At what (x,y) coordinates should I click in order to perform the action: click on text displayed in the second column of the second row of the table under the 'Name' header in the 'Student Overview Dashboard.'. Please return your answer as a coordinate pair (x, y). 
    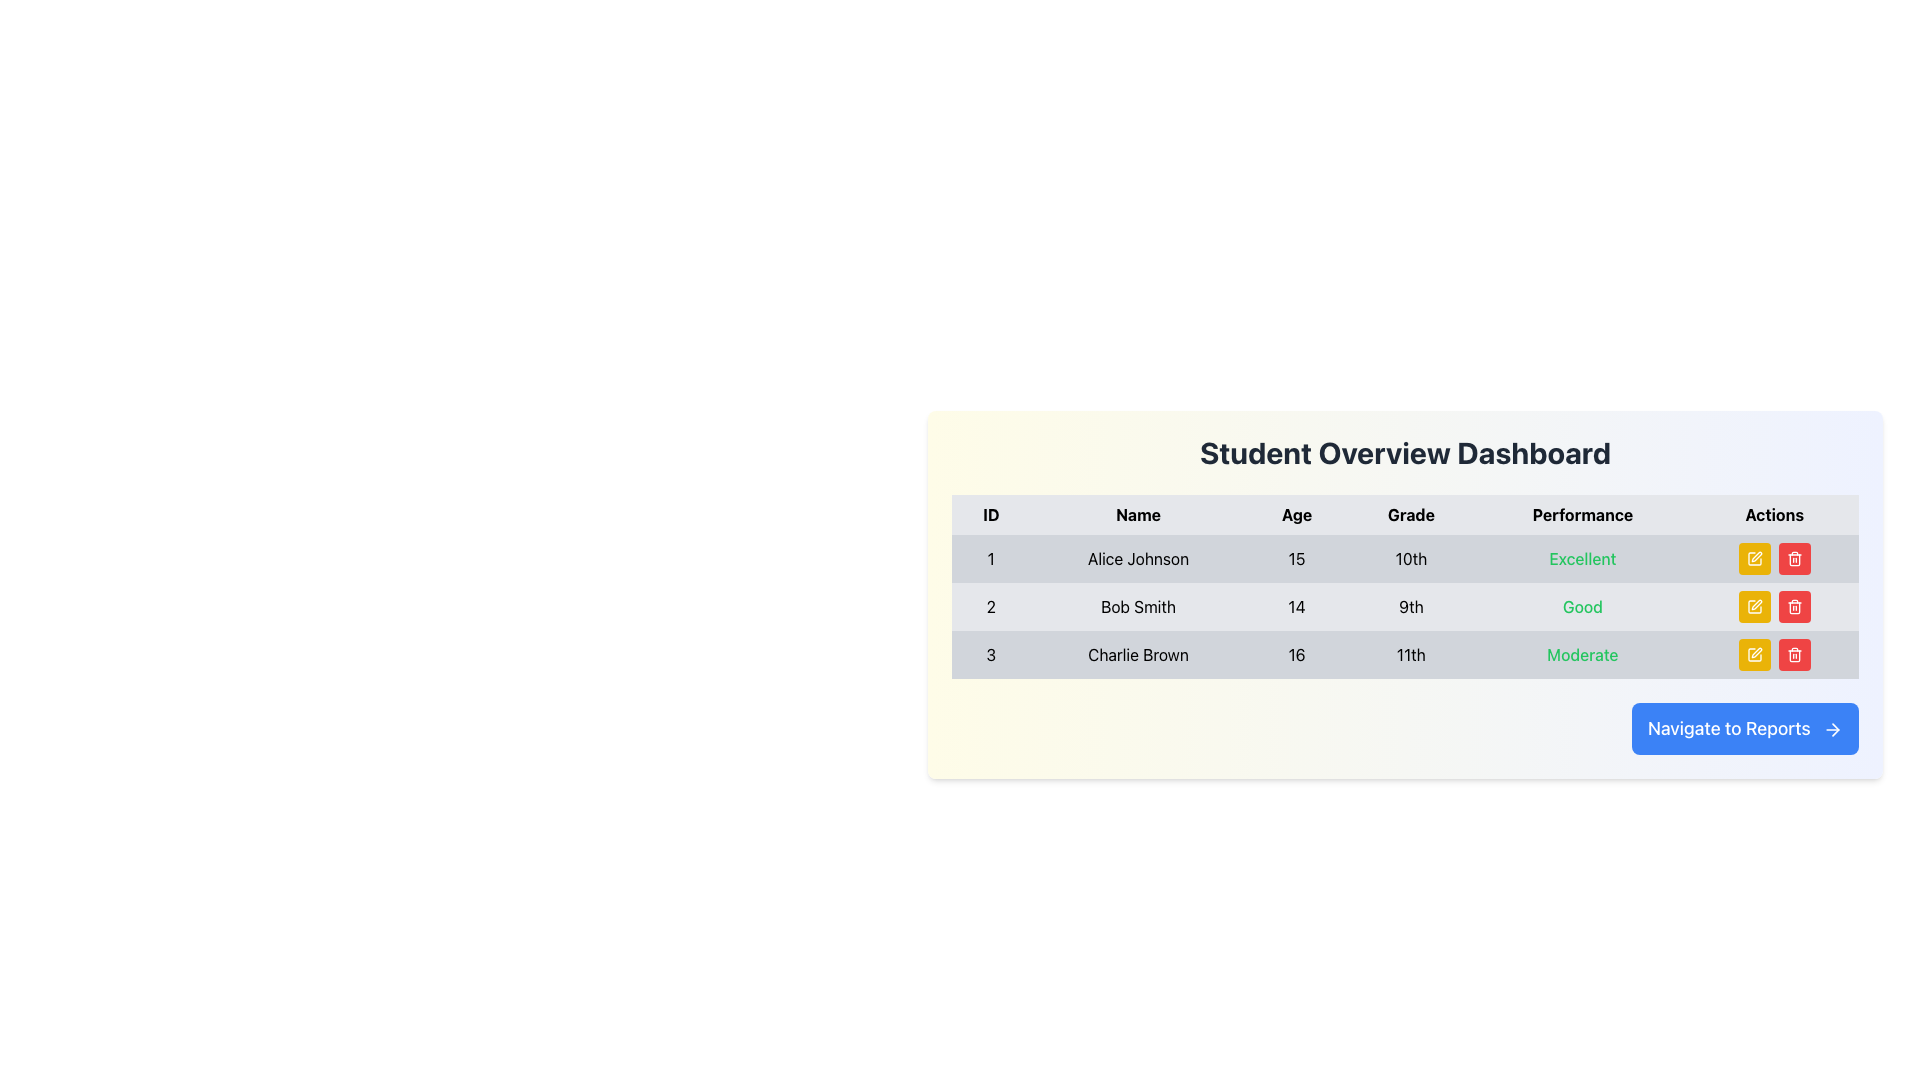
    Looking at the image, I should click on (1138, 605).